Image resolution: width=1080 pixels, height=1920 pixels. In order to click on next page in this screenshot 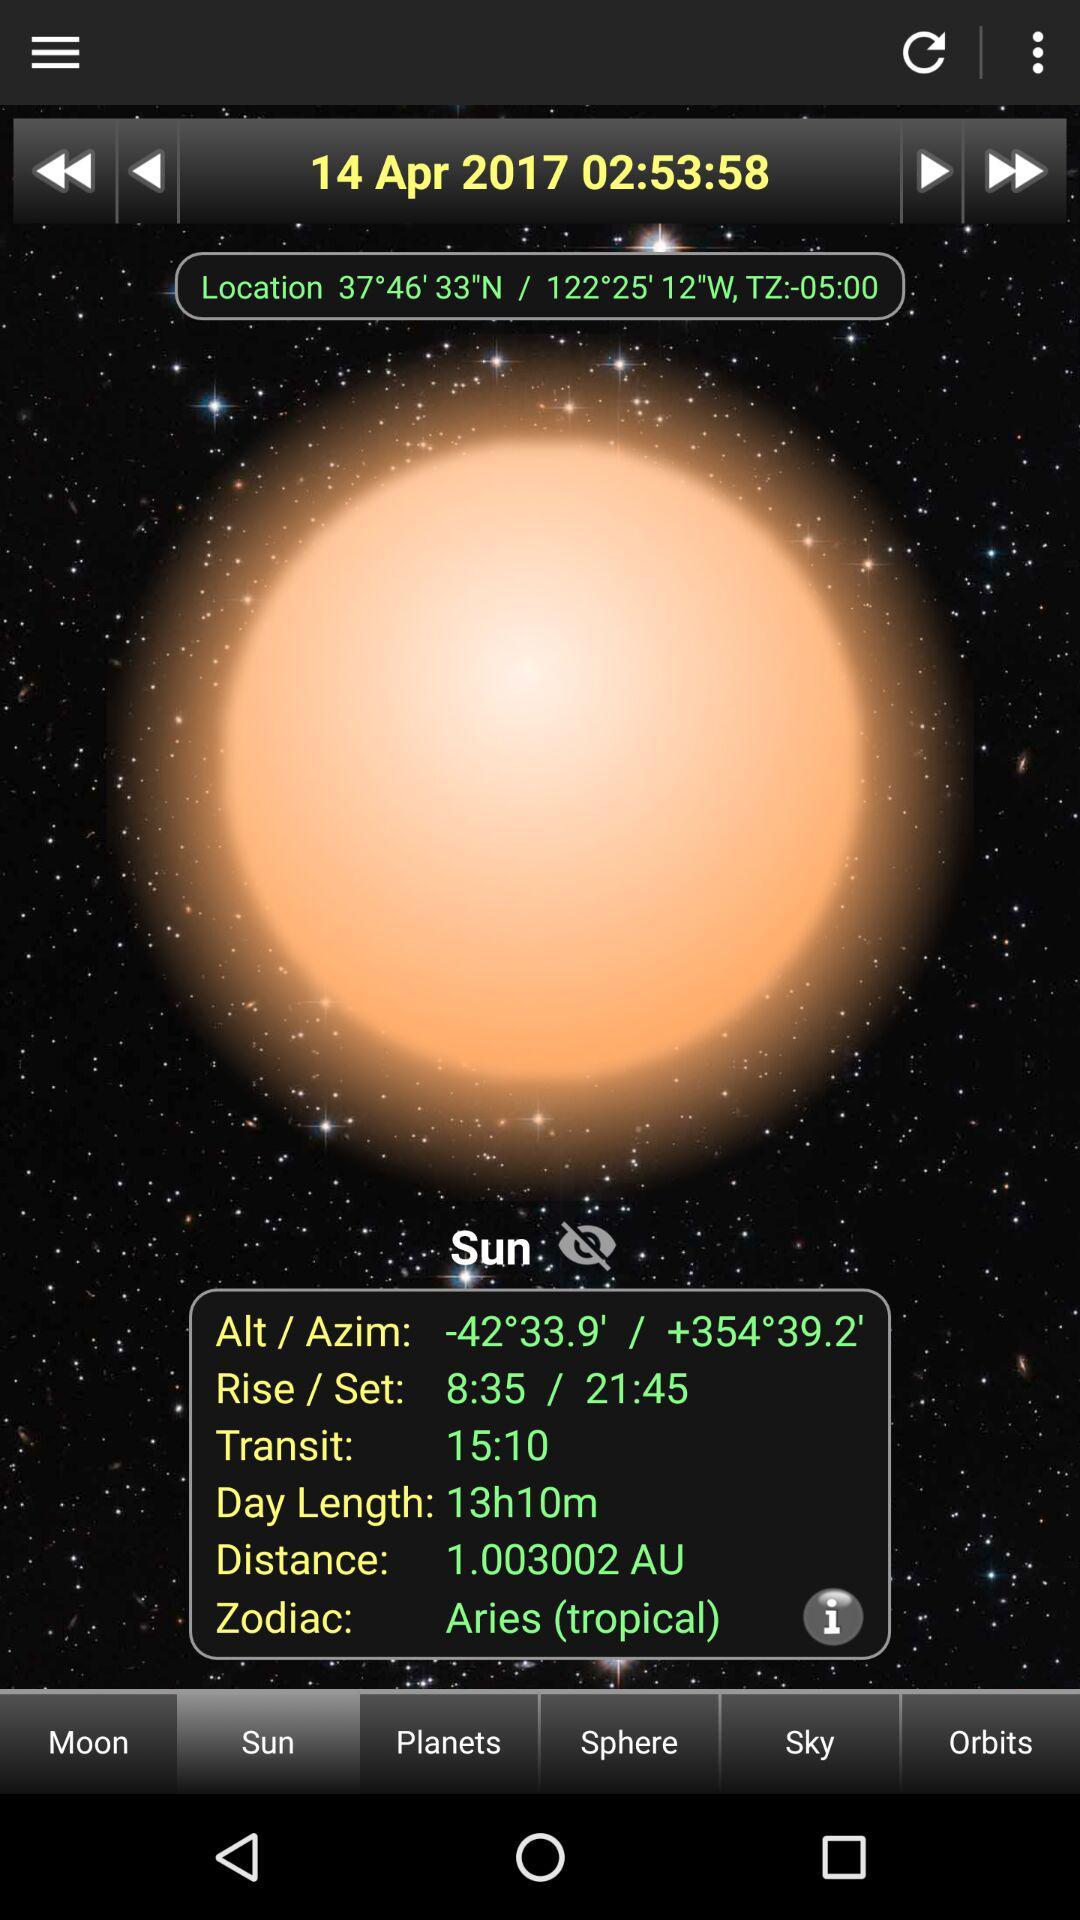, I will do `click(932, 171)`.